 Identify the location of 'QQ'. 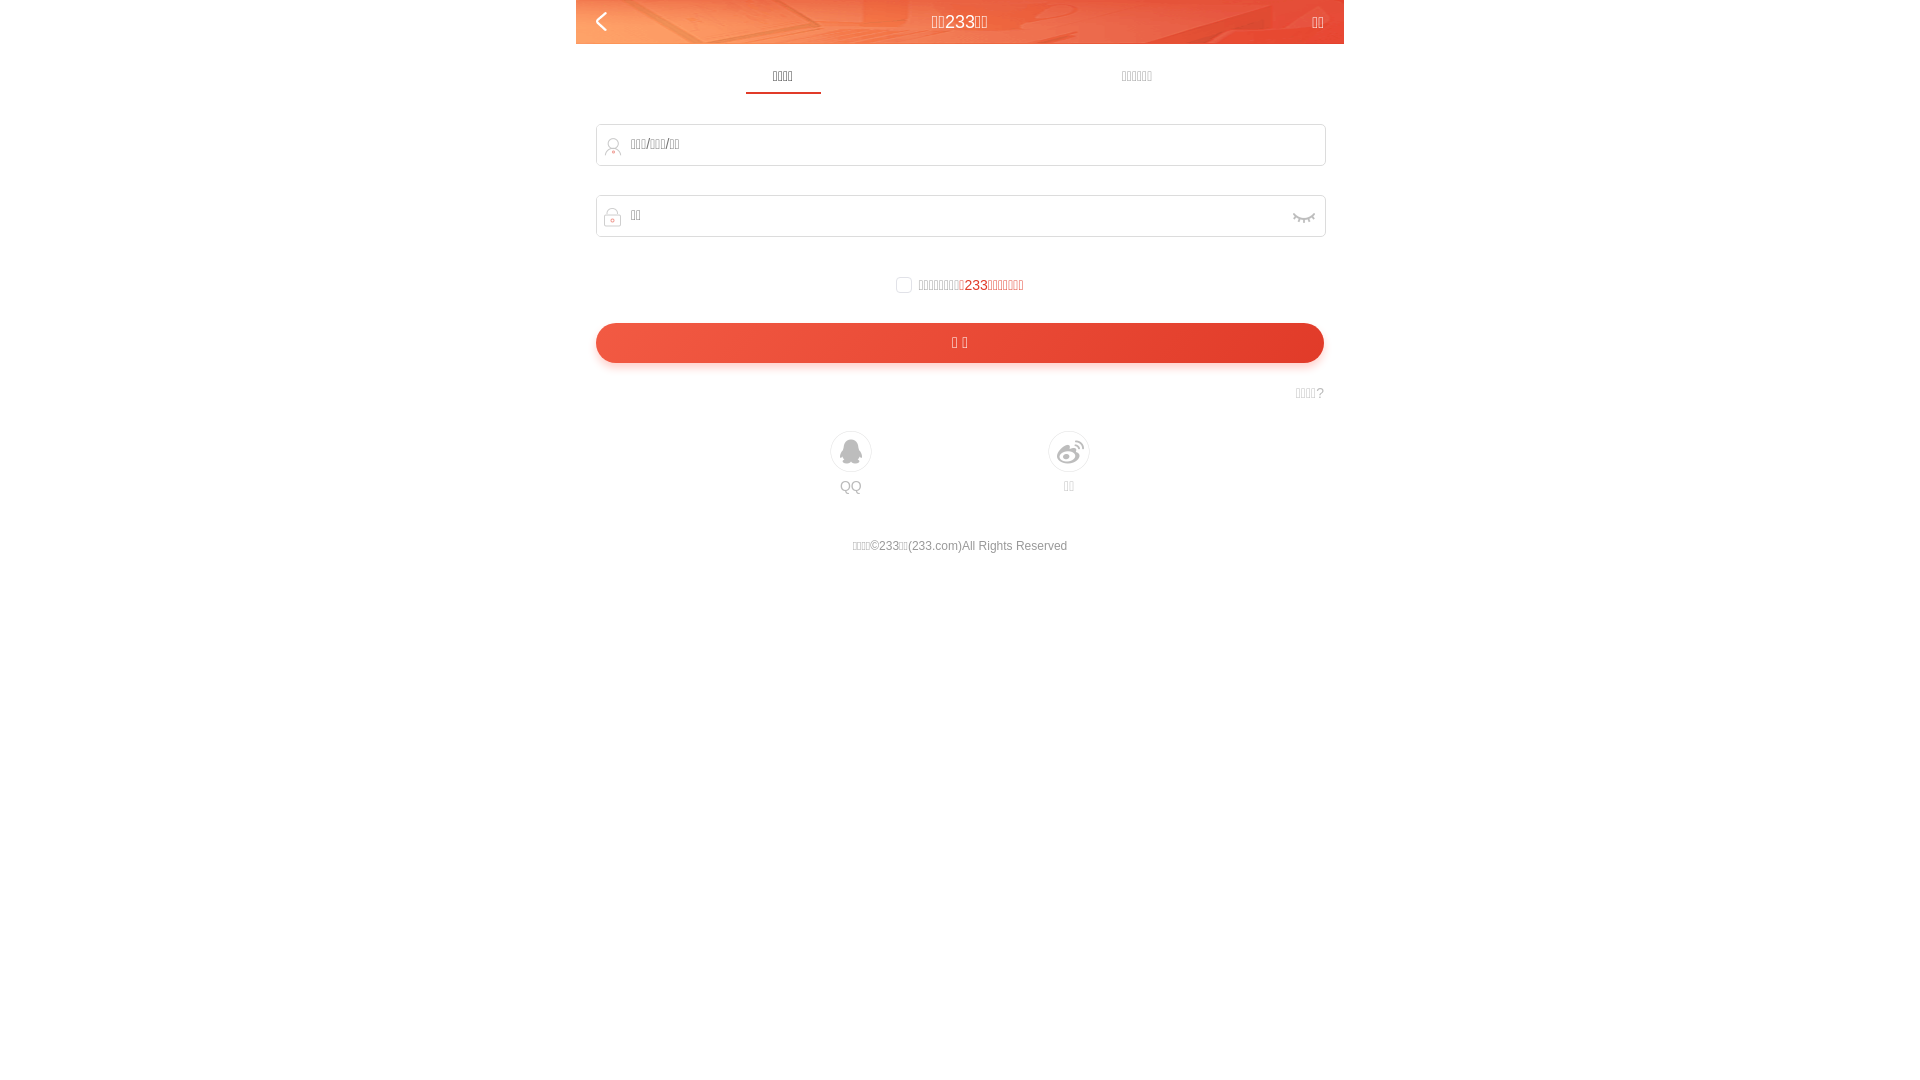
(850, 462).